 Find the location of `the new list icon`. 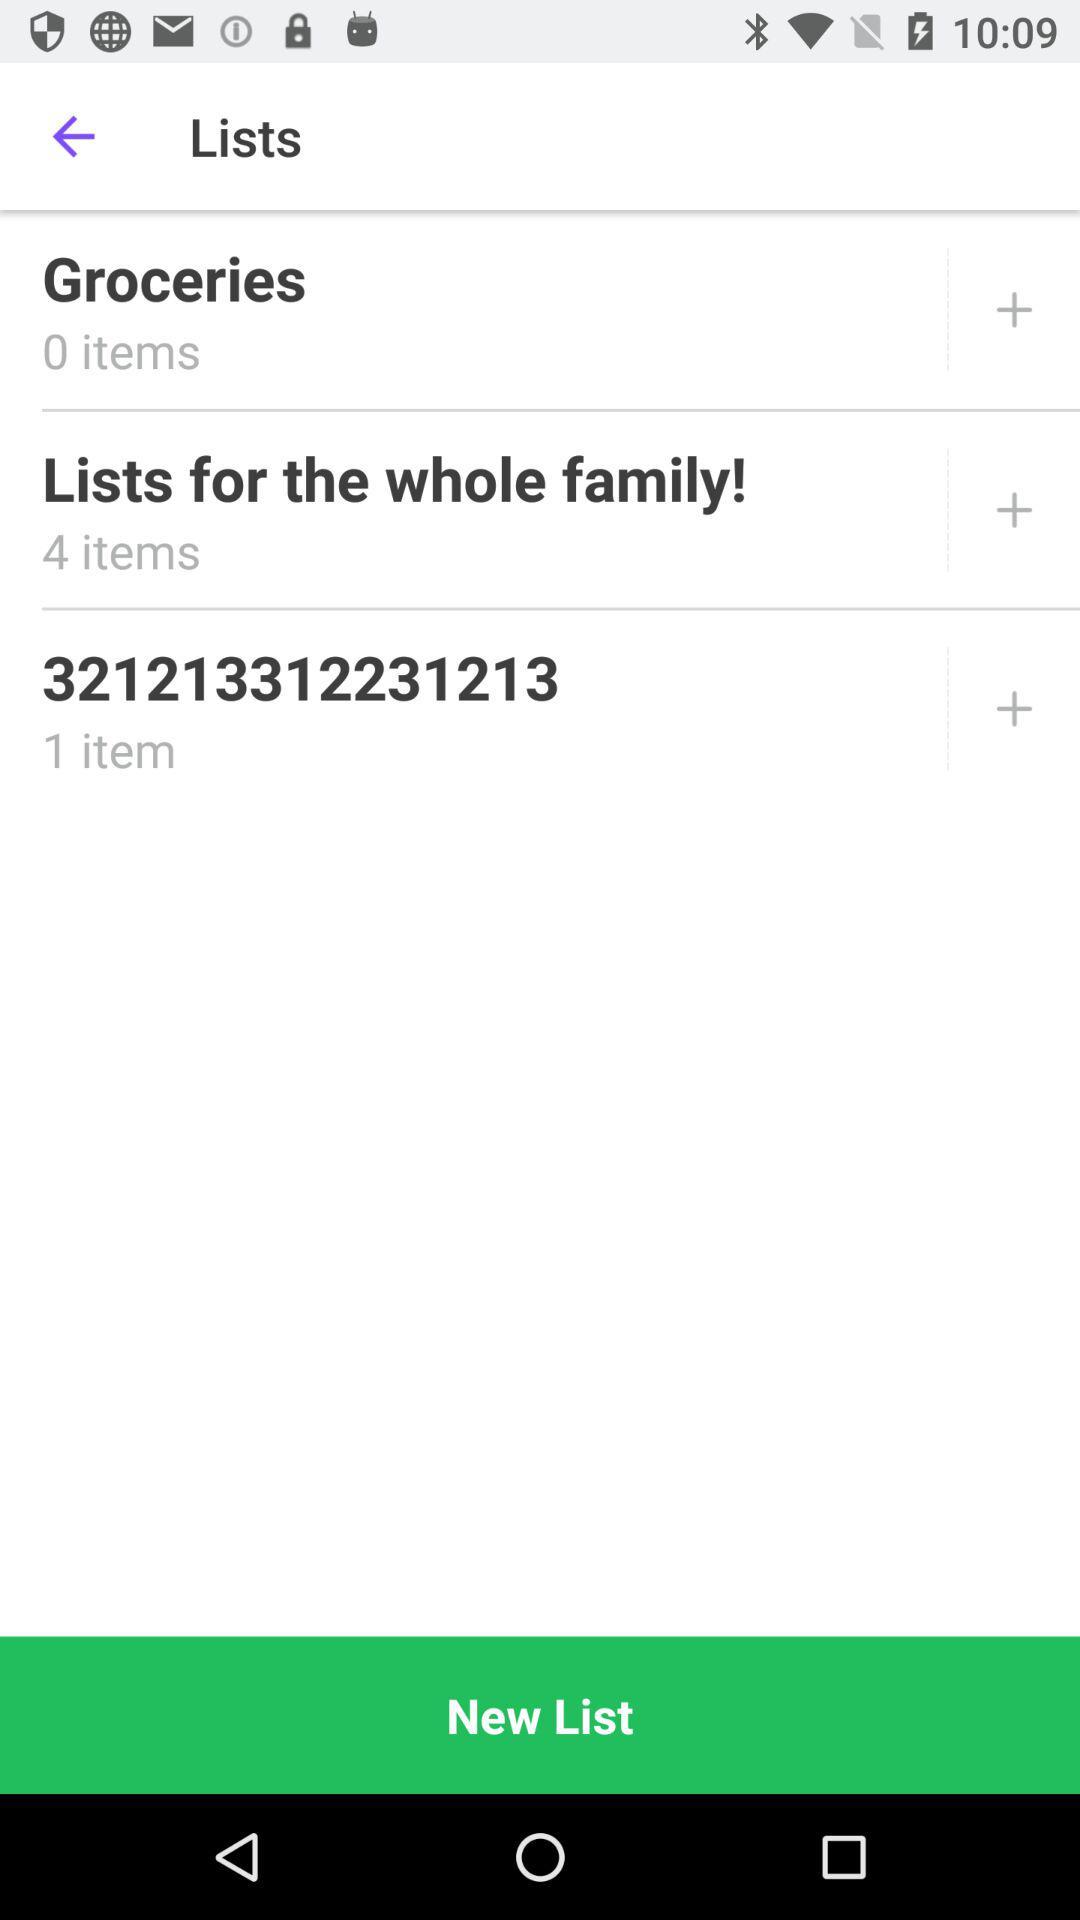

the new list icon is located at coordinates (540, 1714).